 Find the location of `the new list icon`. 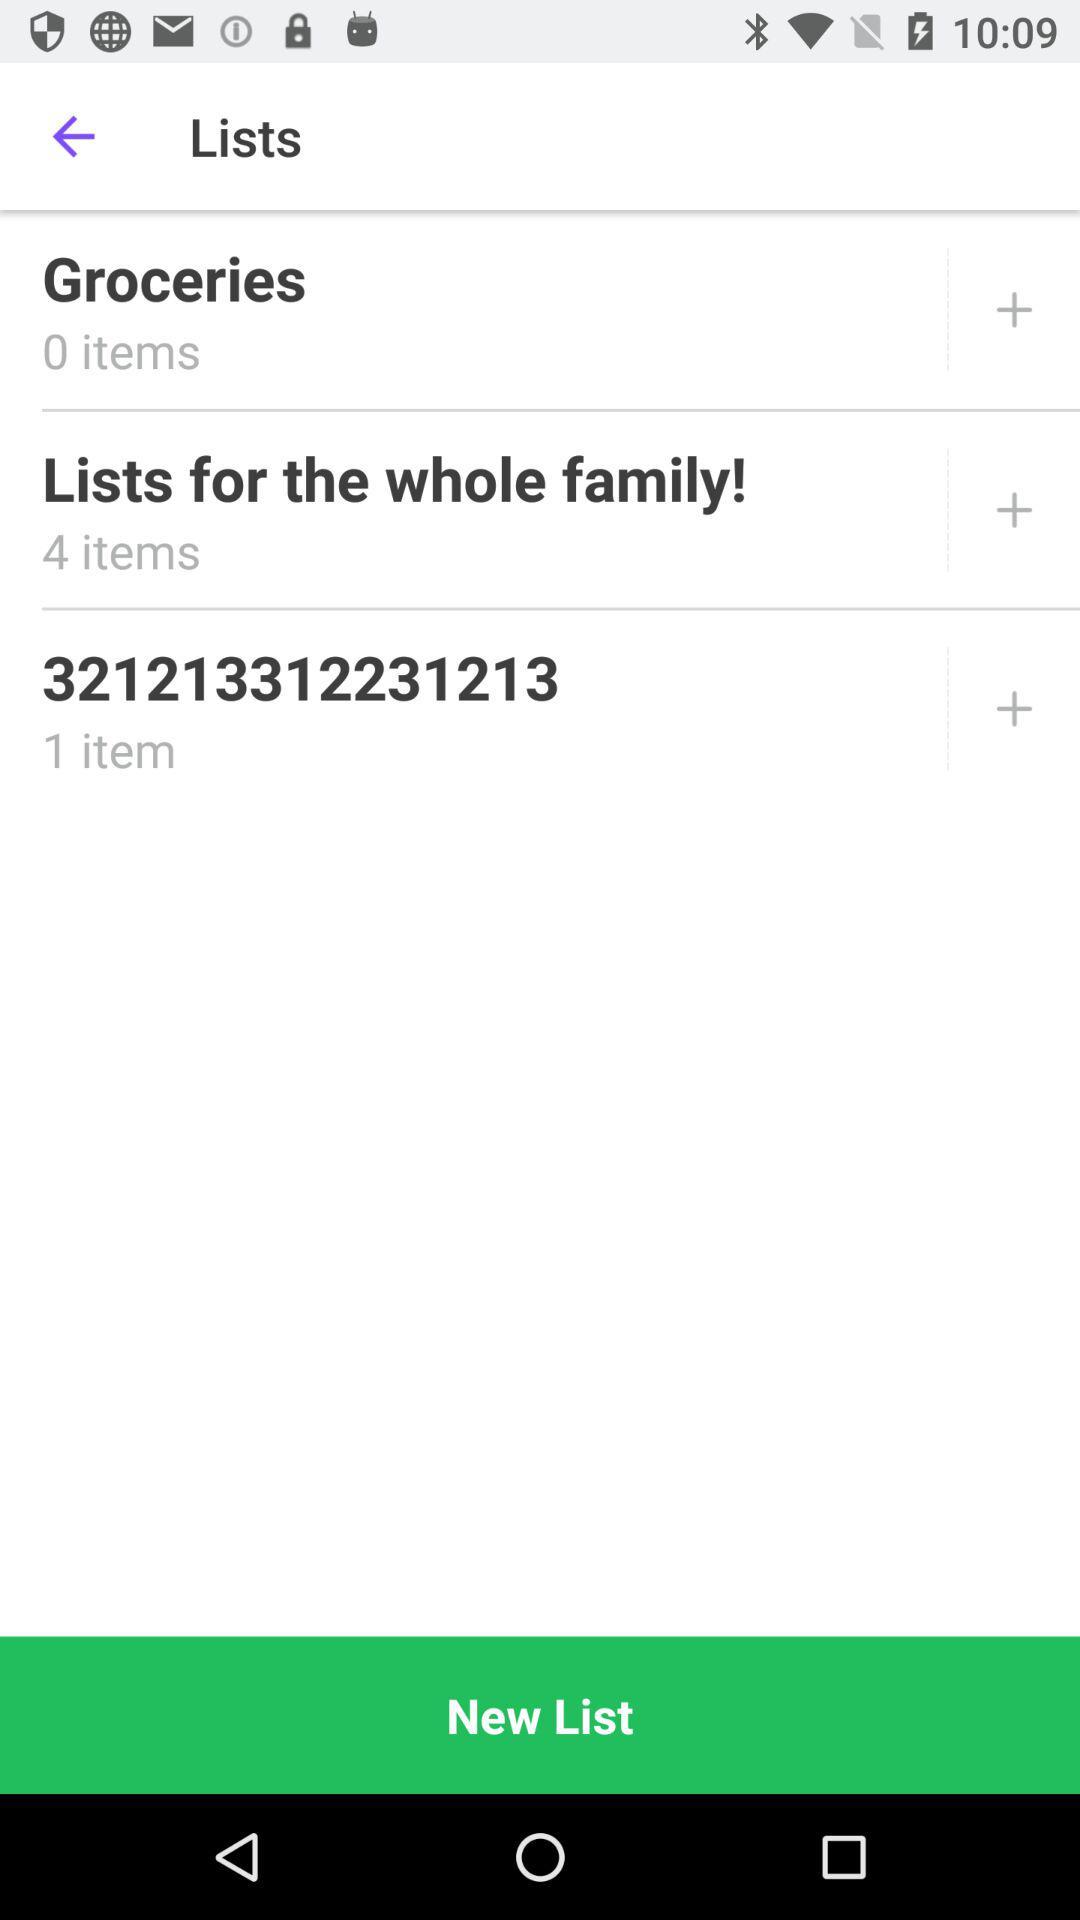

the new list icon is located at coordinates (540, 1714).